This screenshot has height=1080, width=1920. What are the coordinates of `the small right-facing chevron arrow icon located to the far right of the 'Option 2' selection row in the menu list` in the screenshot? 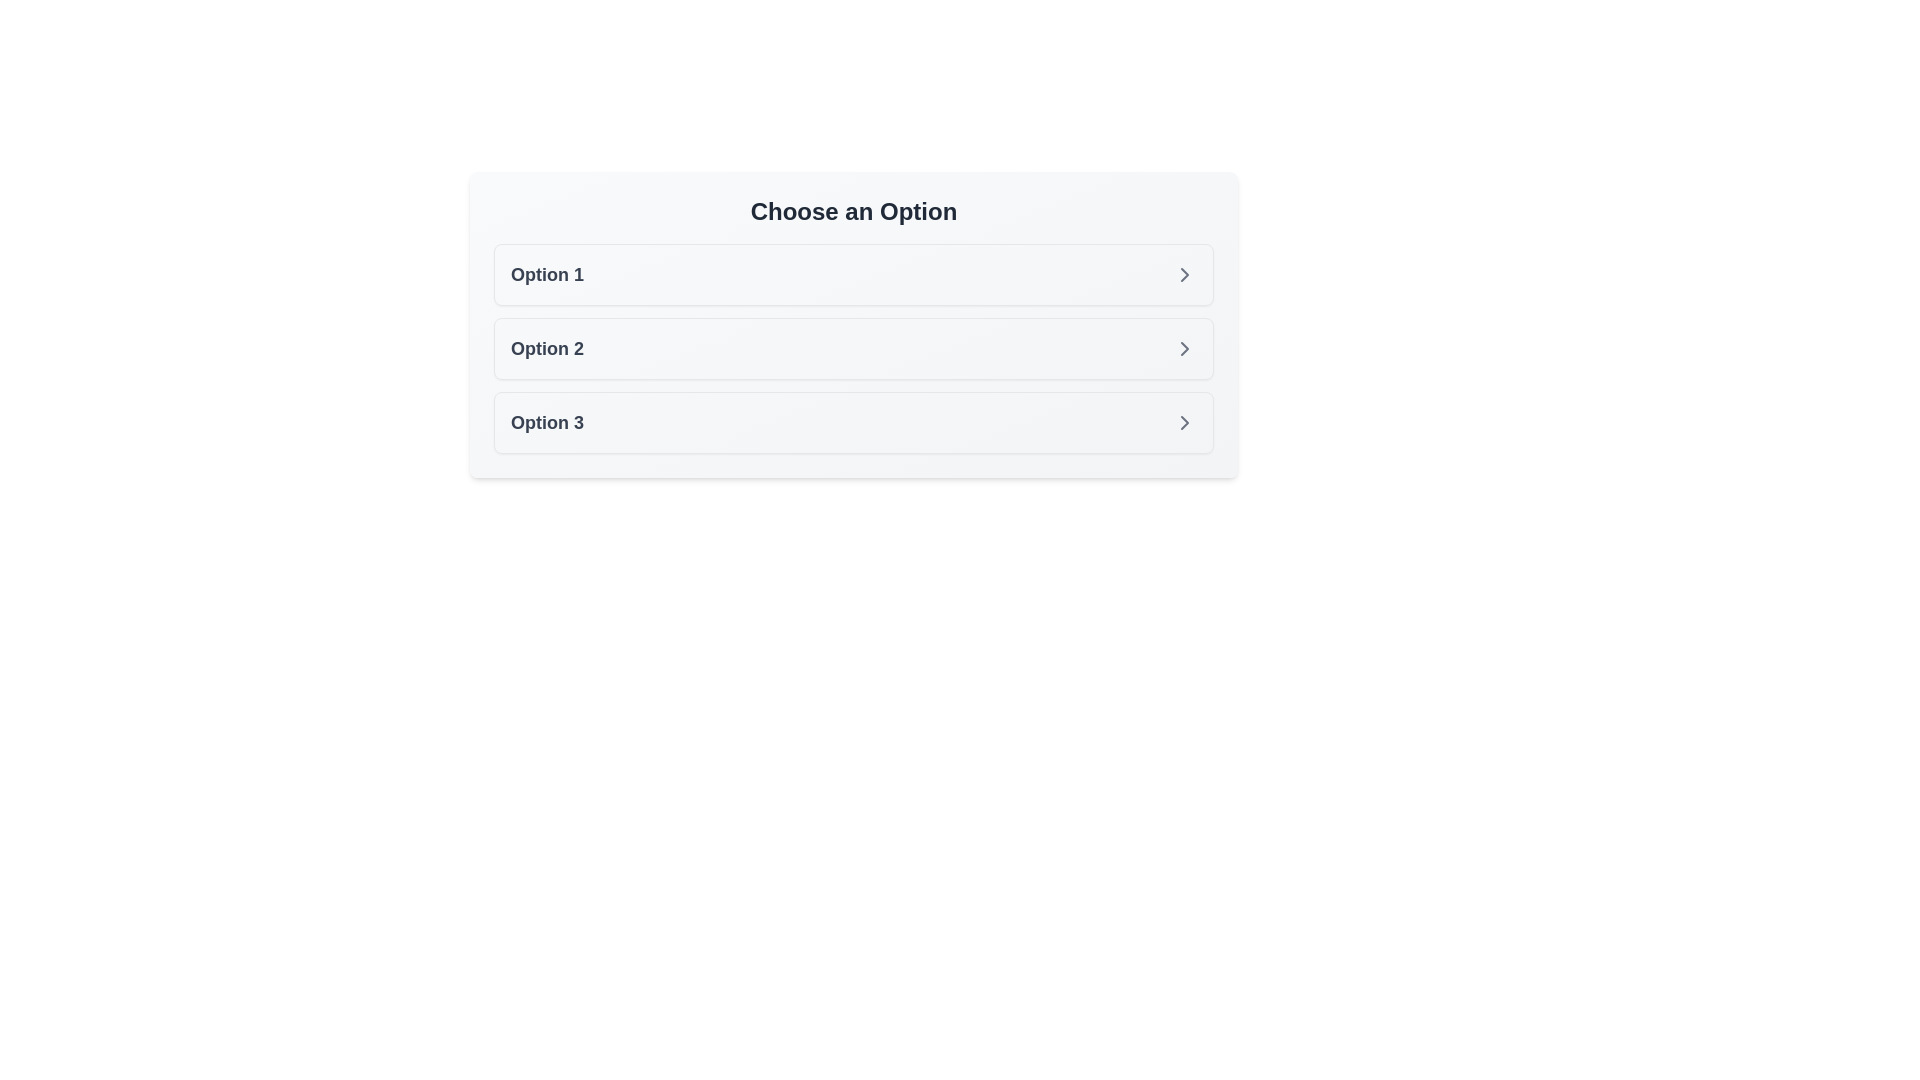 It's located at (1185, 347).